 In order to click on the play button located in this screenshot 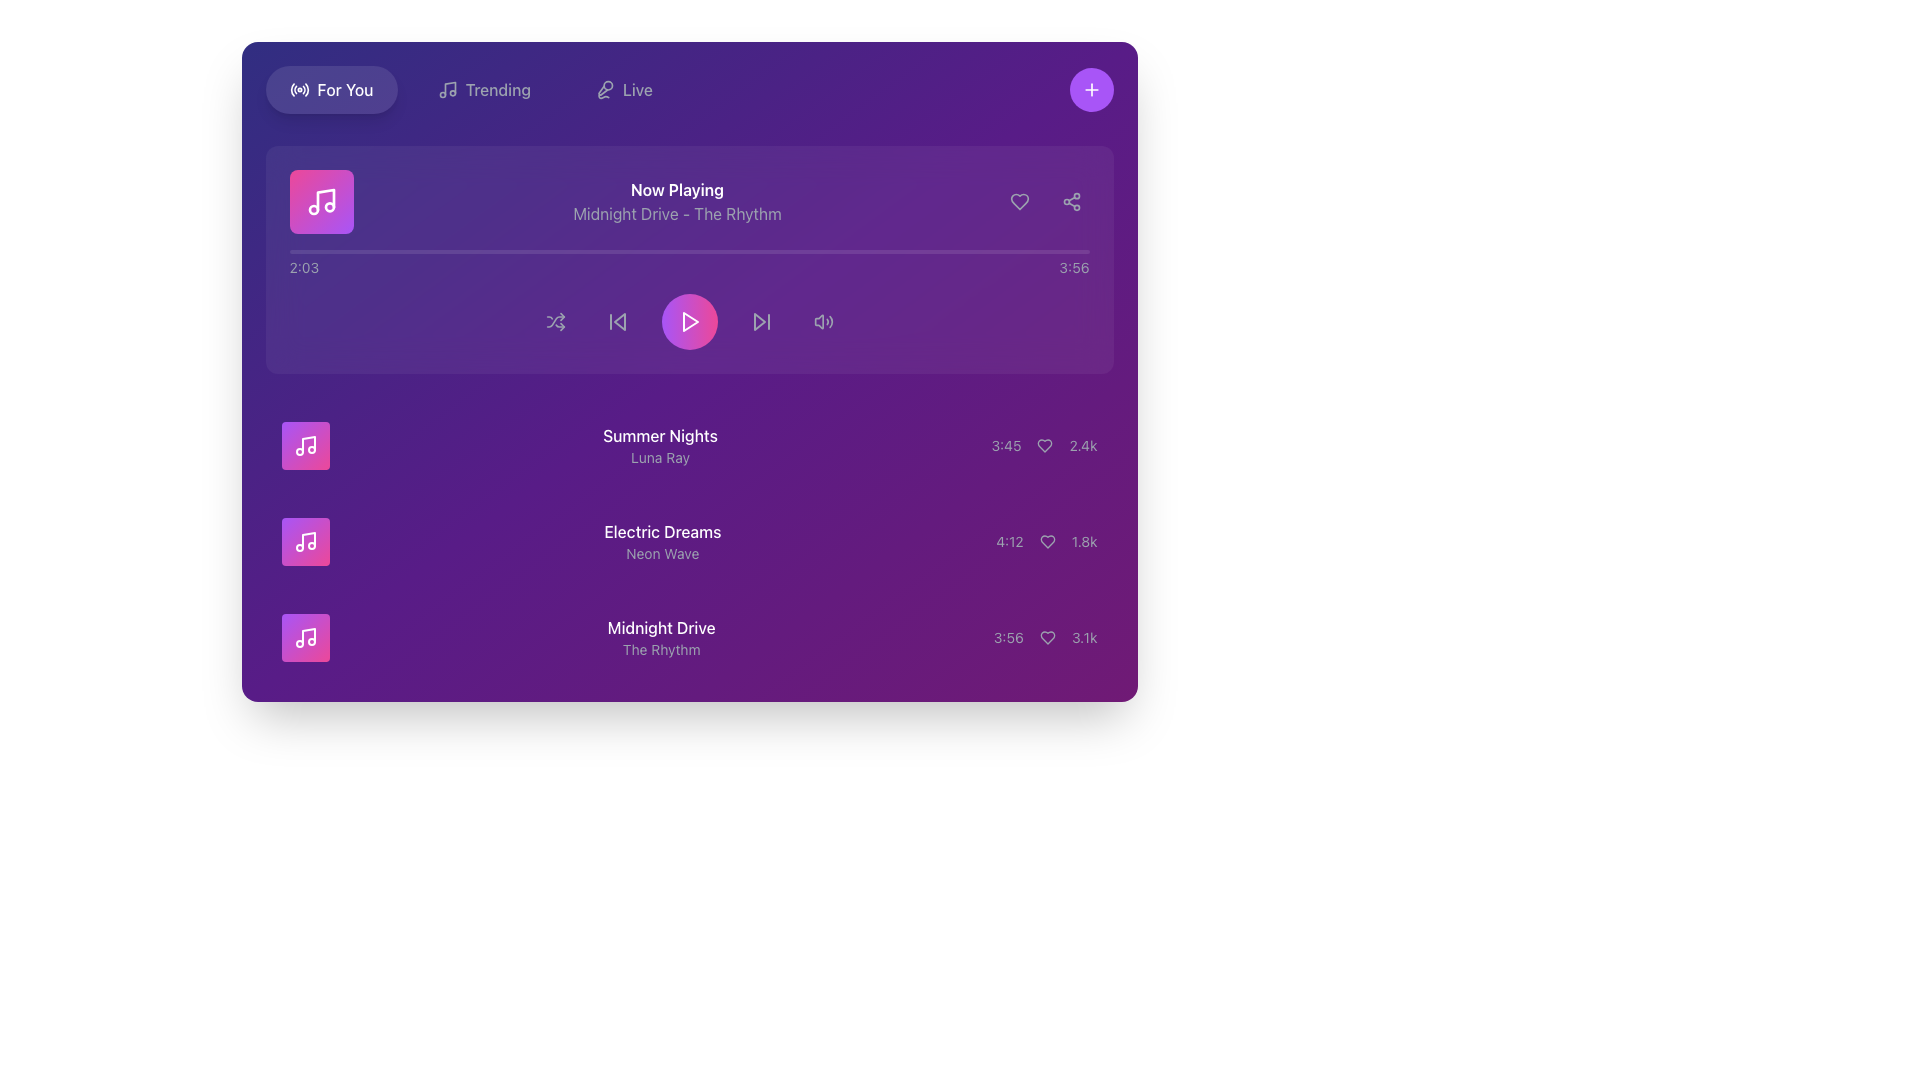, I will do `click(689, 320)`.